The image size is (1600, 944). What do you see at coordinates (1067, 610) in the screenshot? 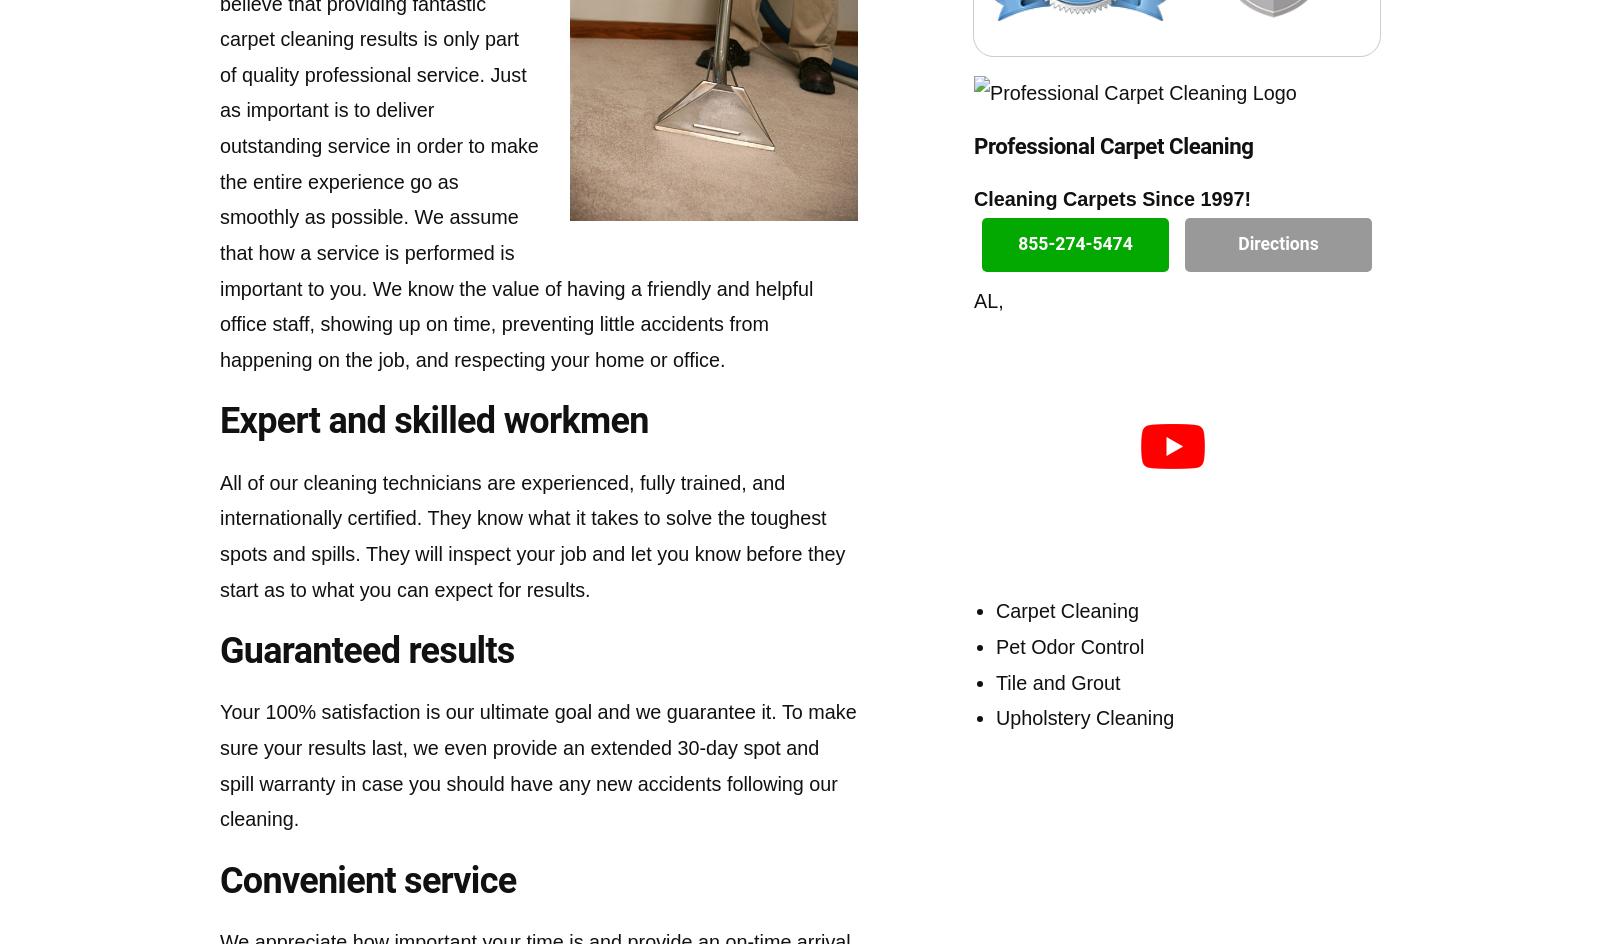
I see `'Carpet Cleaning'` at bounding box center [1067, 610].